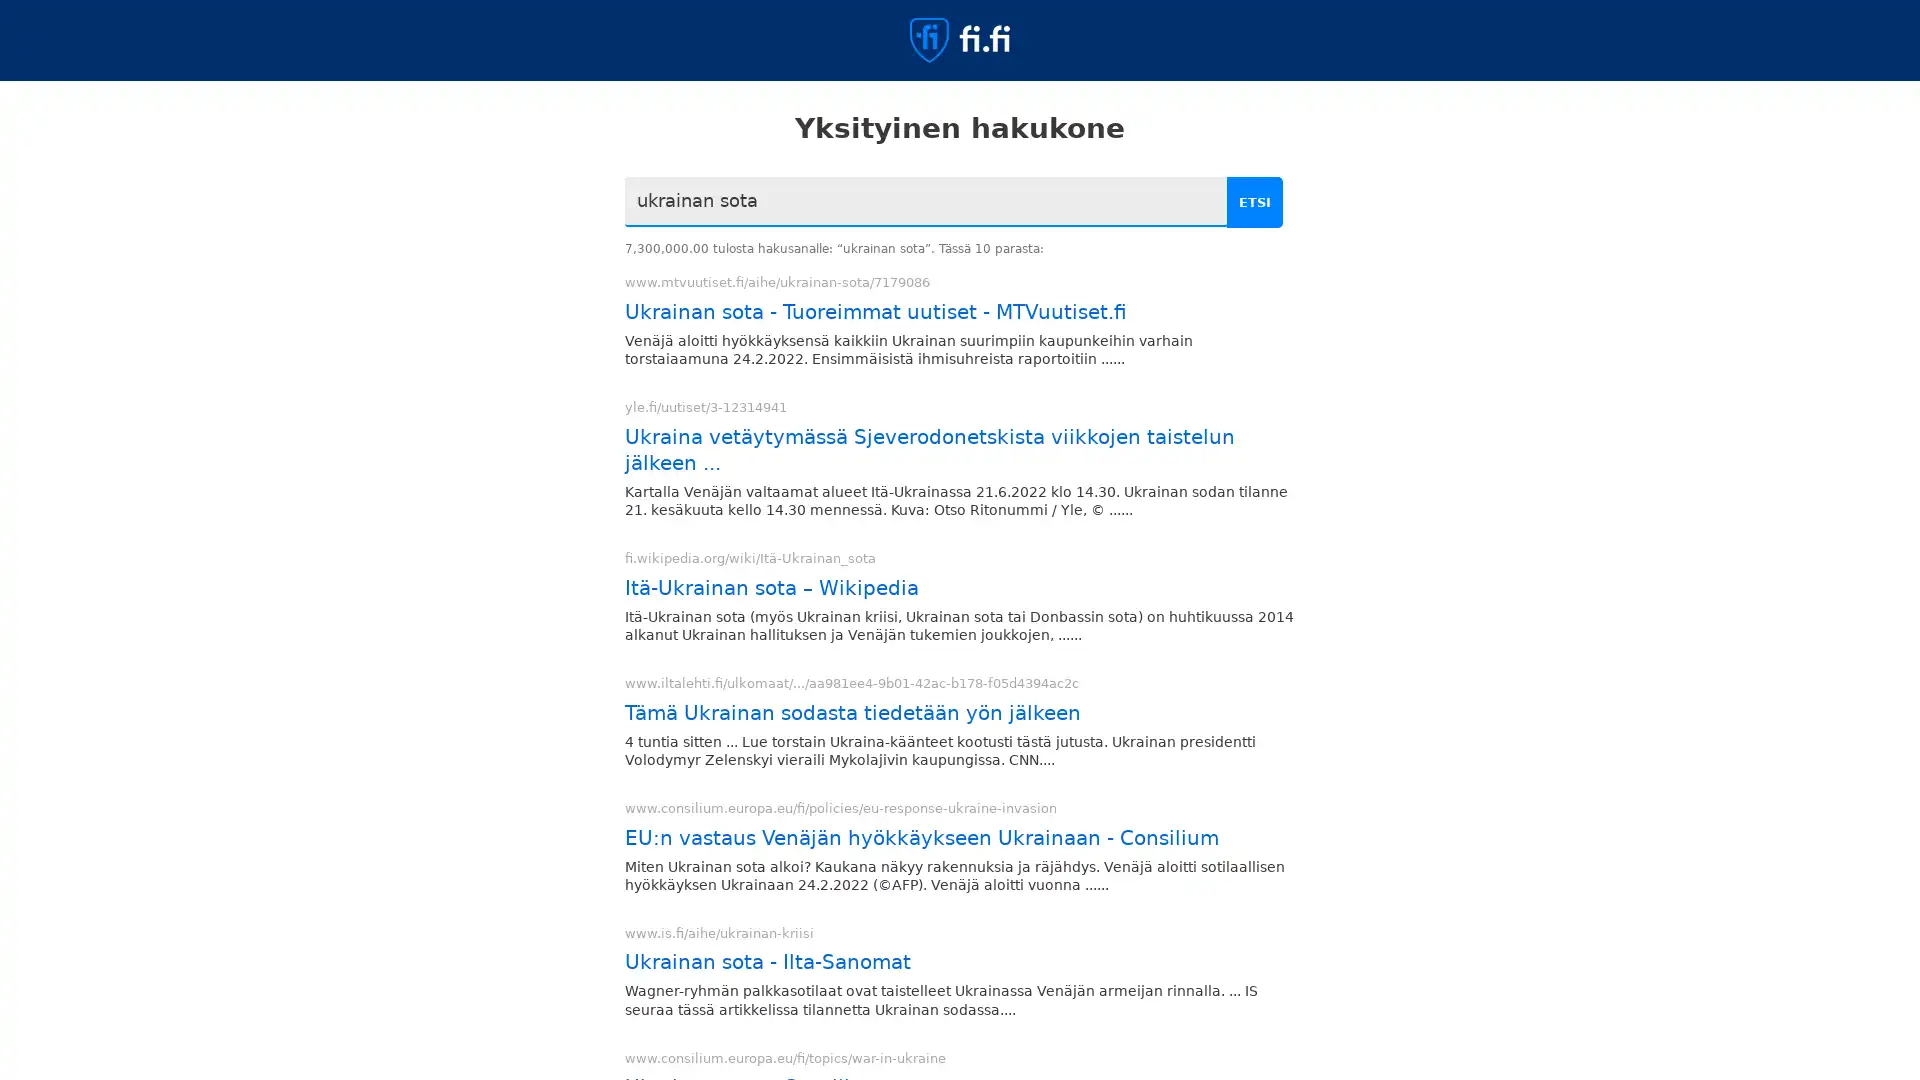 The height and width of the screenshot is (1080, 1920). What do you see at coordinates (1257, 202) in the screenshot?
I see `ETSI` at bounding box center [1257, 202].